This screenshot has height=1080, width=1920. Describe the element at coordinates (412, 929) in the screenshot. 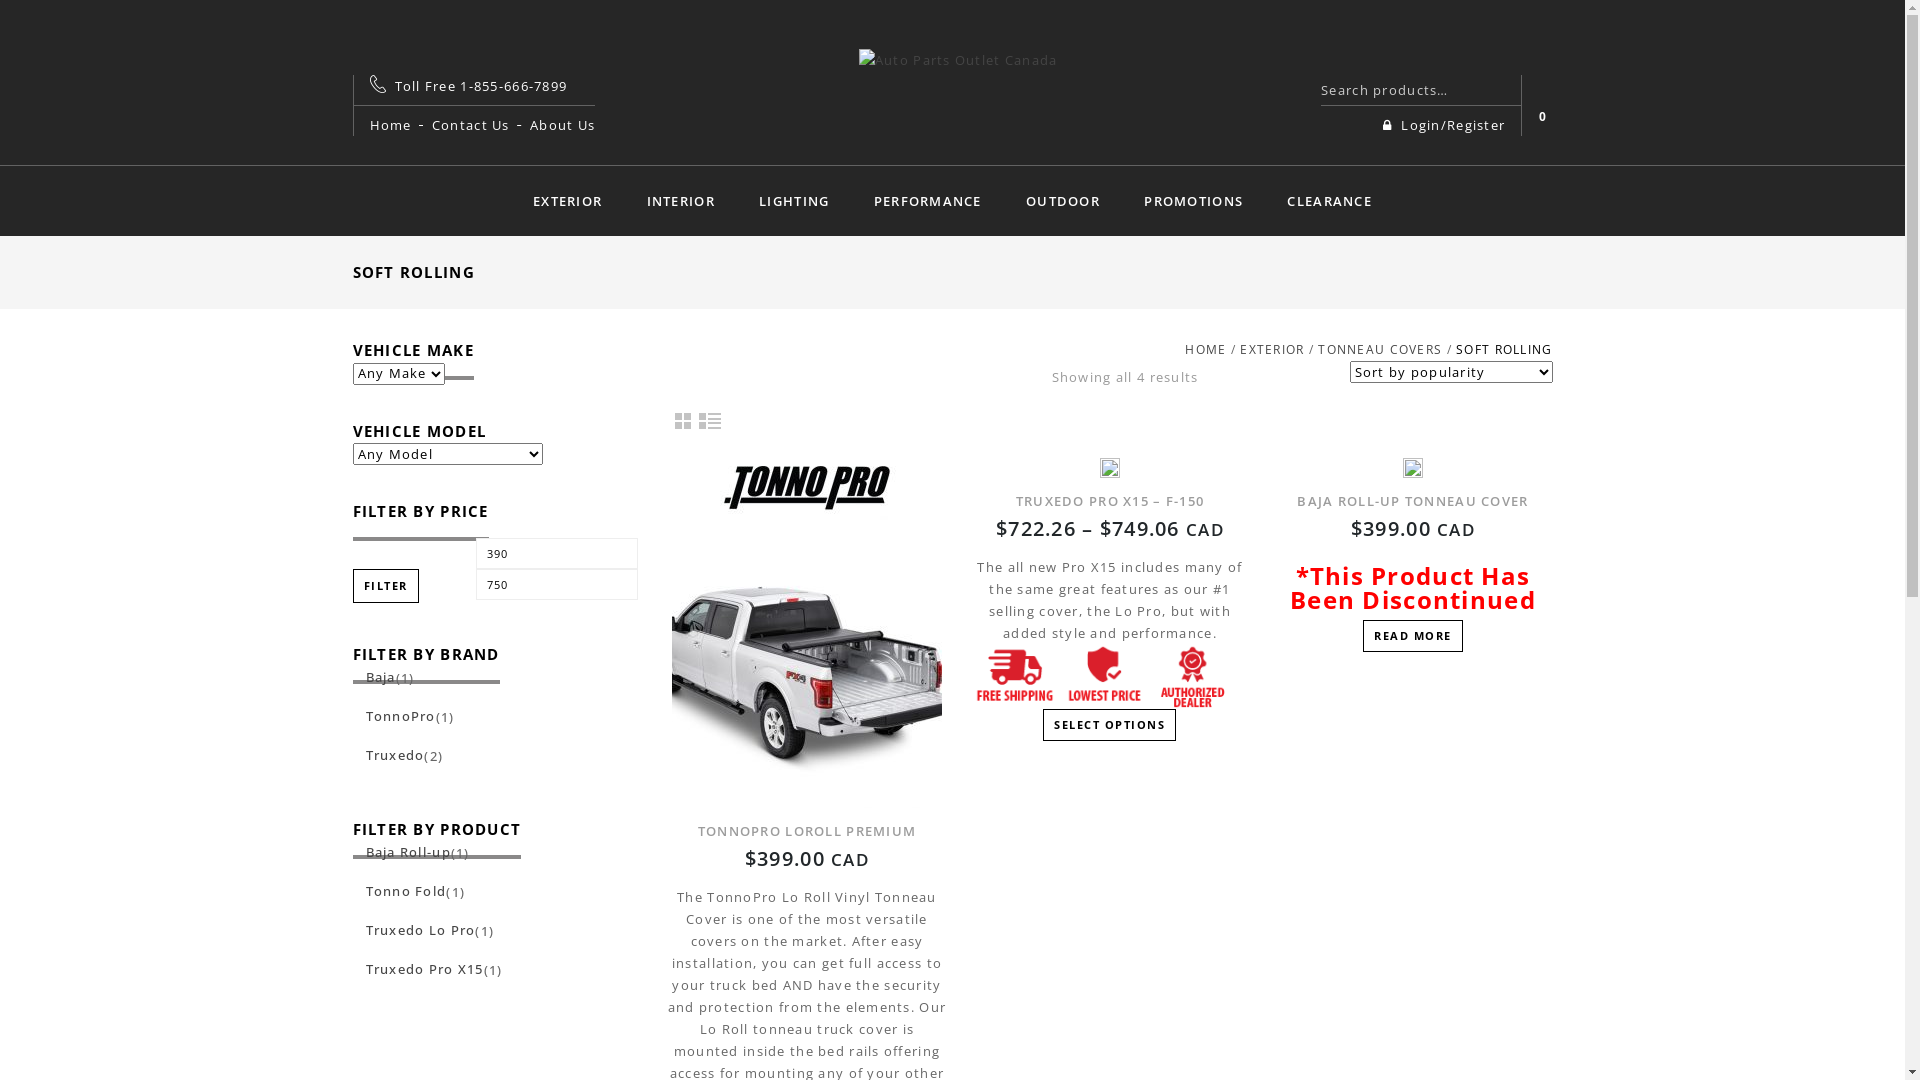

I see `'Truxedo Lo Pro'` at that location.